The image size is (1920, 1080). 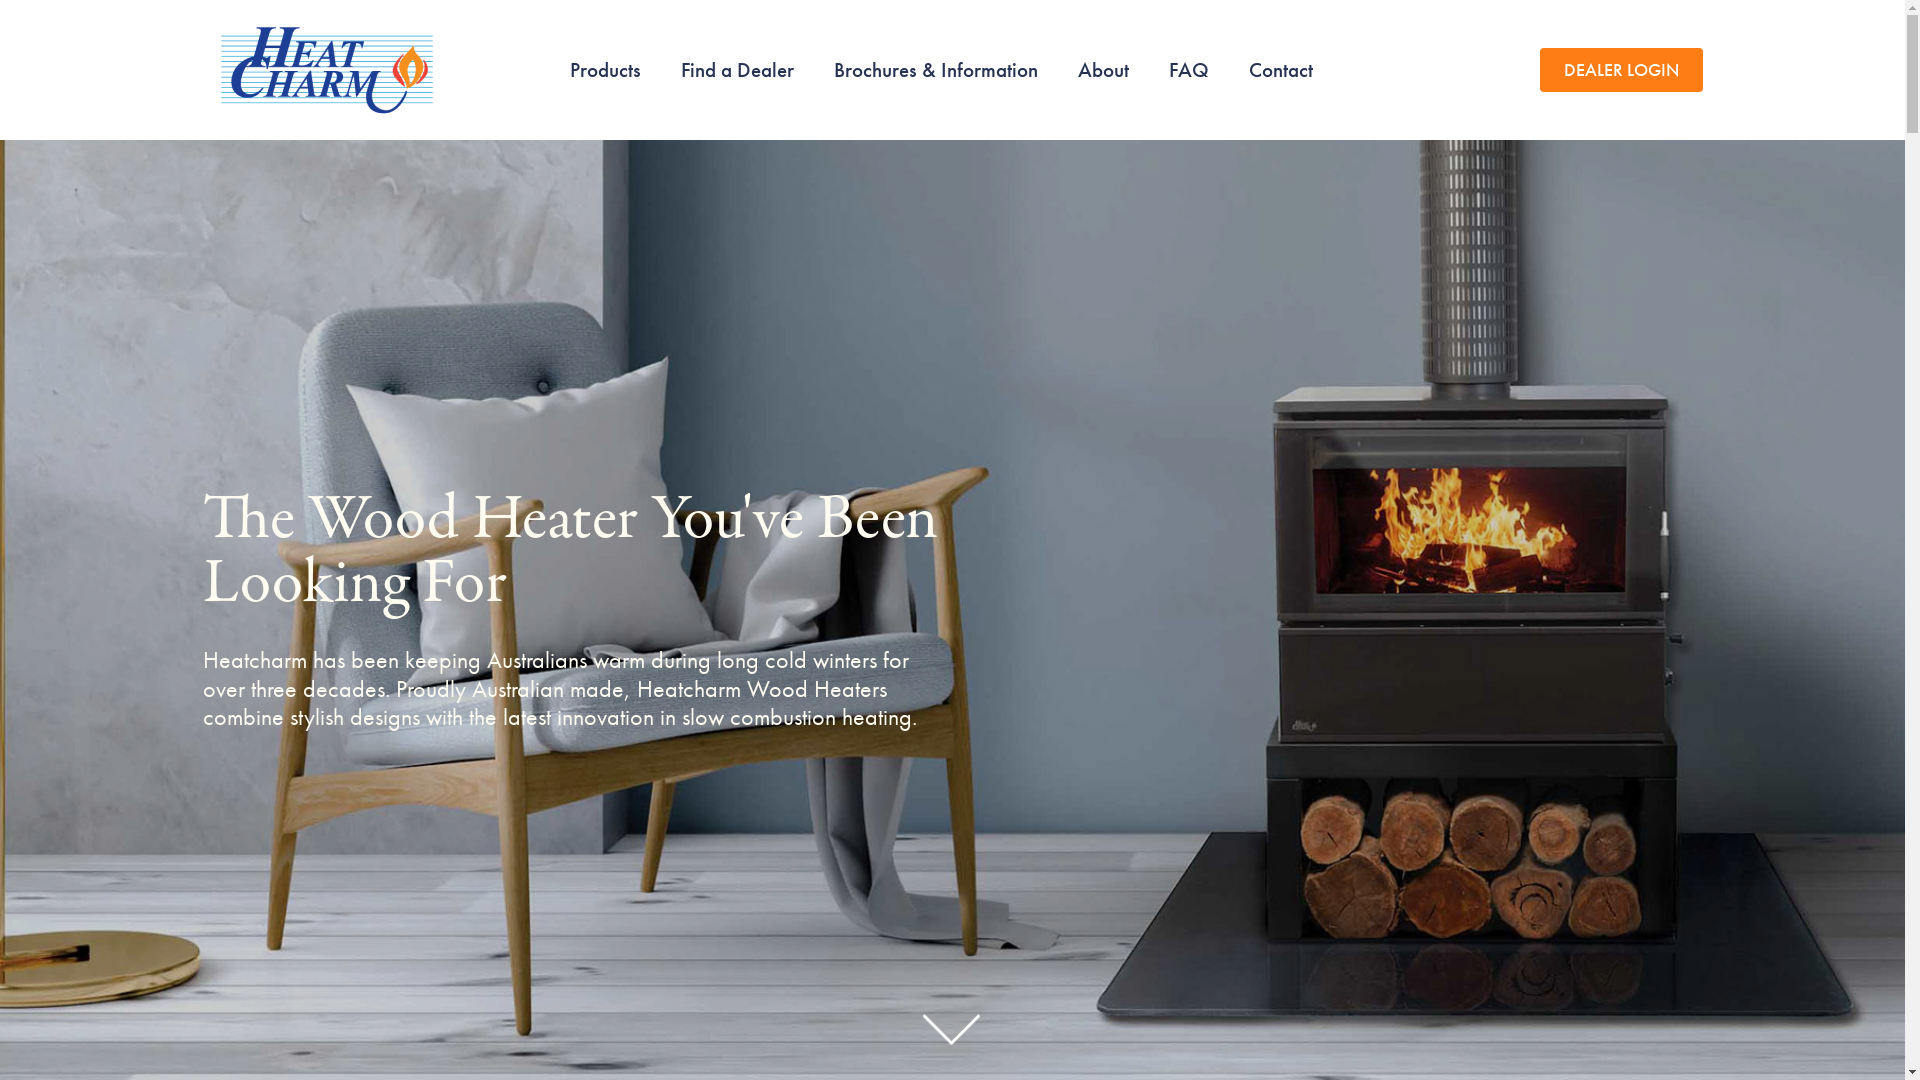 I want to click on 'Products', so click(x=604, y=68).